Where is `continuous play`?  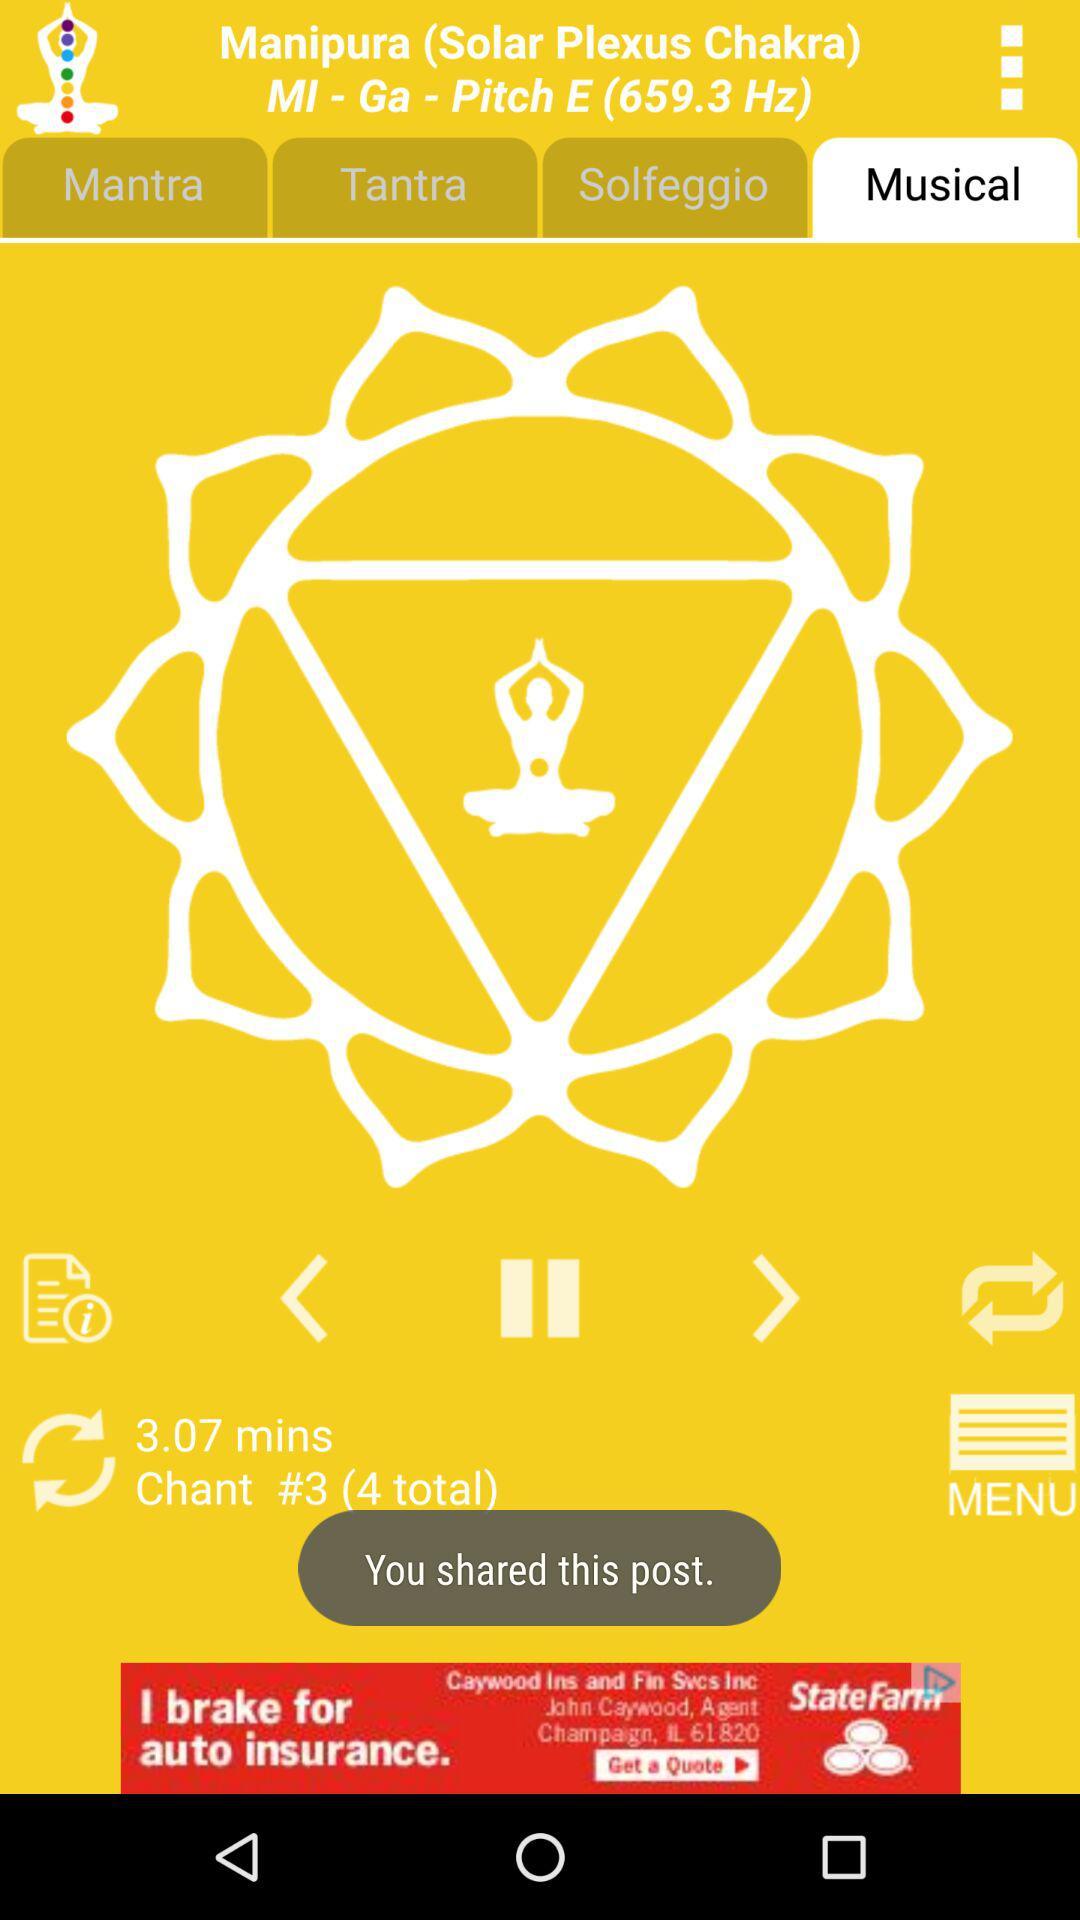
continuous play is located at coordinates (1012, 1298).